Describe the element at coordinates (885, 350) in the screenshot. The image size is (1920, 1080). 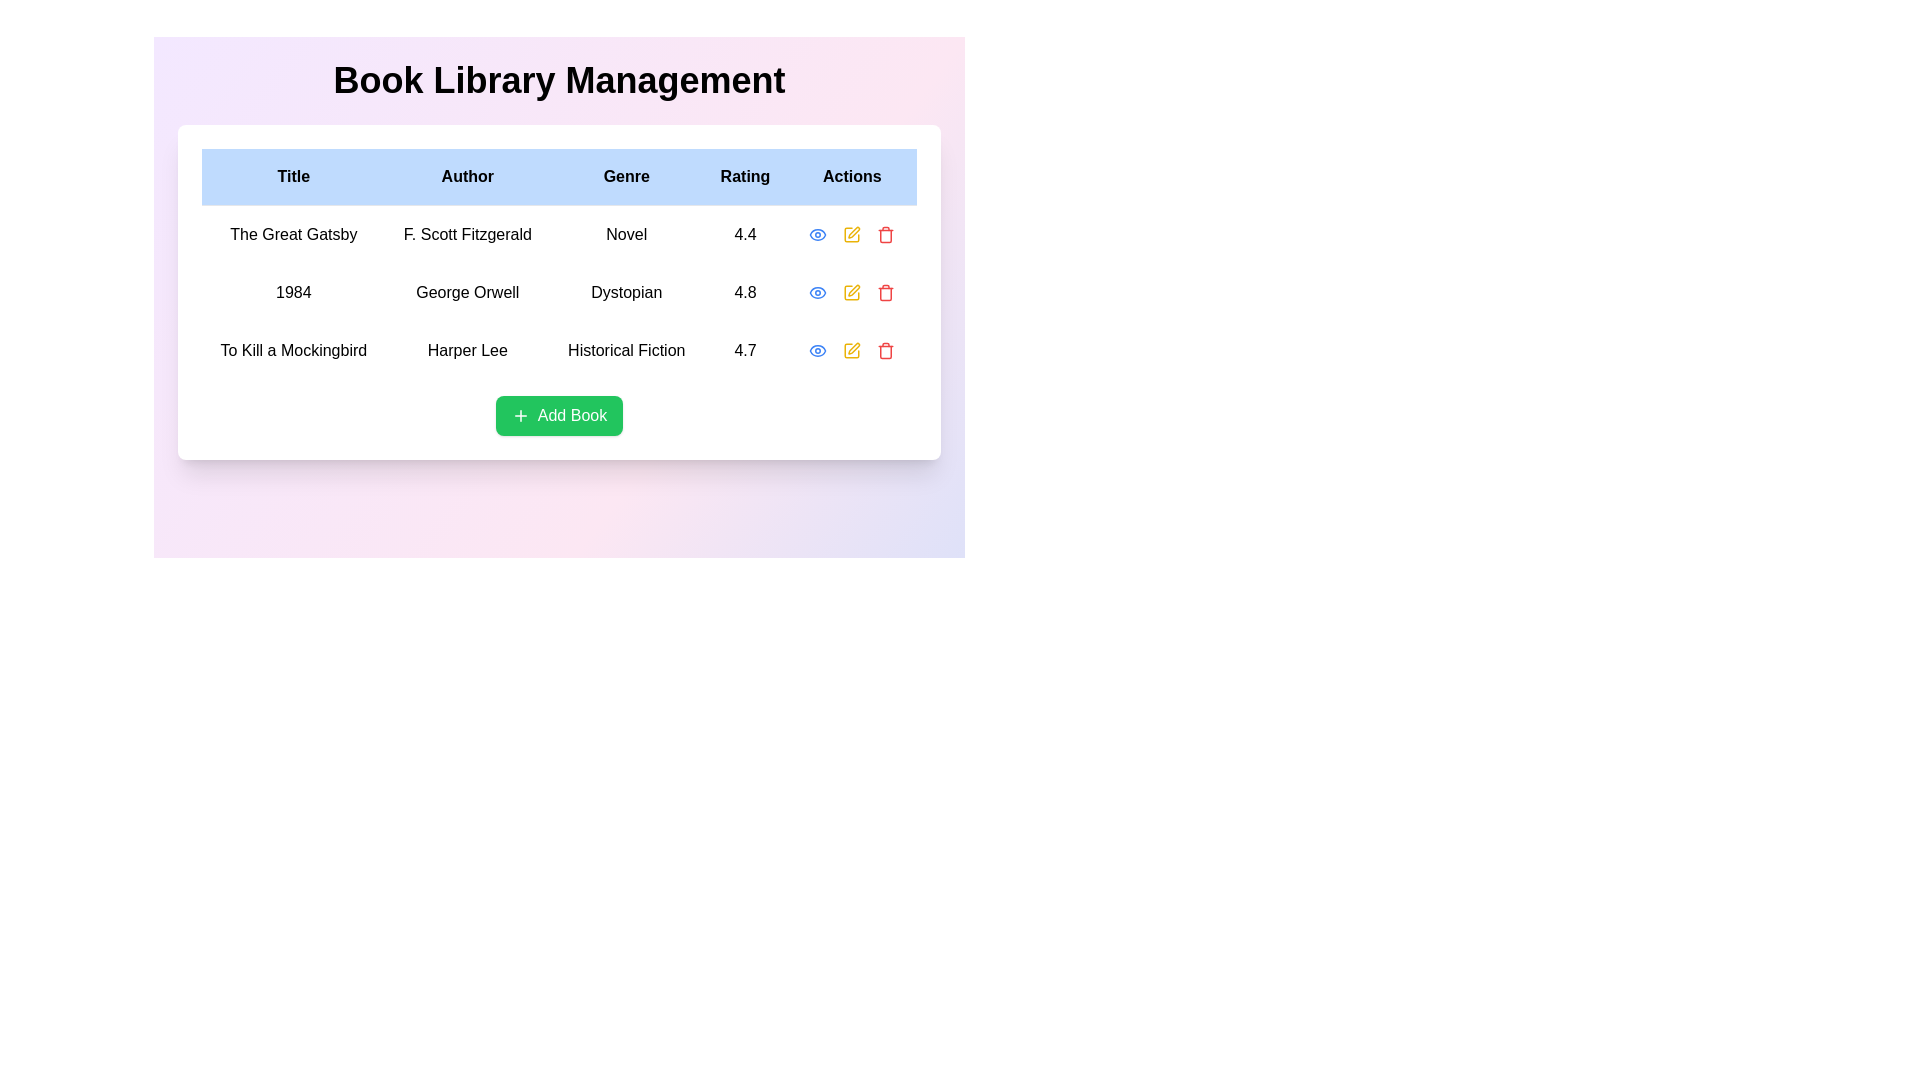
I see `the red trash can icon button in the 'Actions' column associated with 'To Kill a Mockingbird'` at that location.